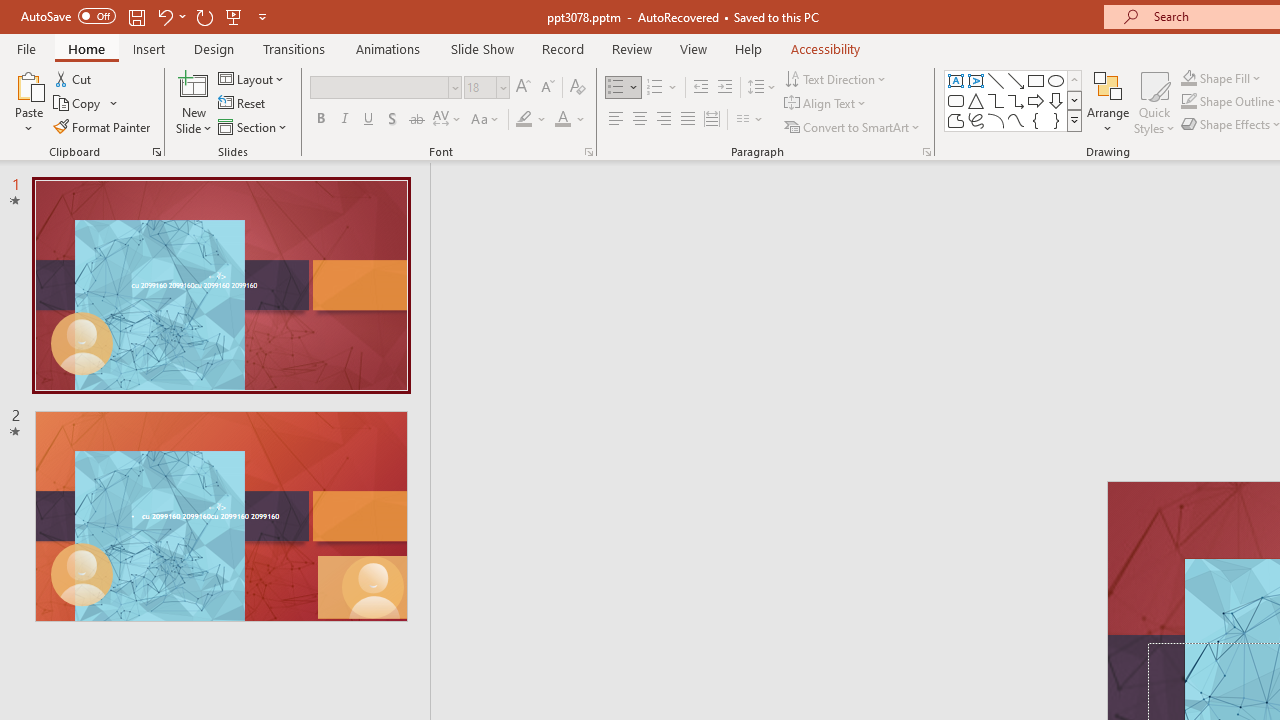  What do you see at coordinates (392, 119) in the screenshot?
I see `'Shadow'` at bounding box center [392, 119].